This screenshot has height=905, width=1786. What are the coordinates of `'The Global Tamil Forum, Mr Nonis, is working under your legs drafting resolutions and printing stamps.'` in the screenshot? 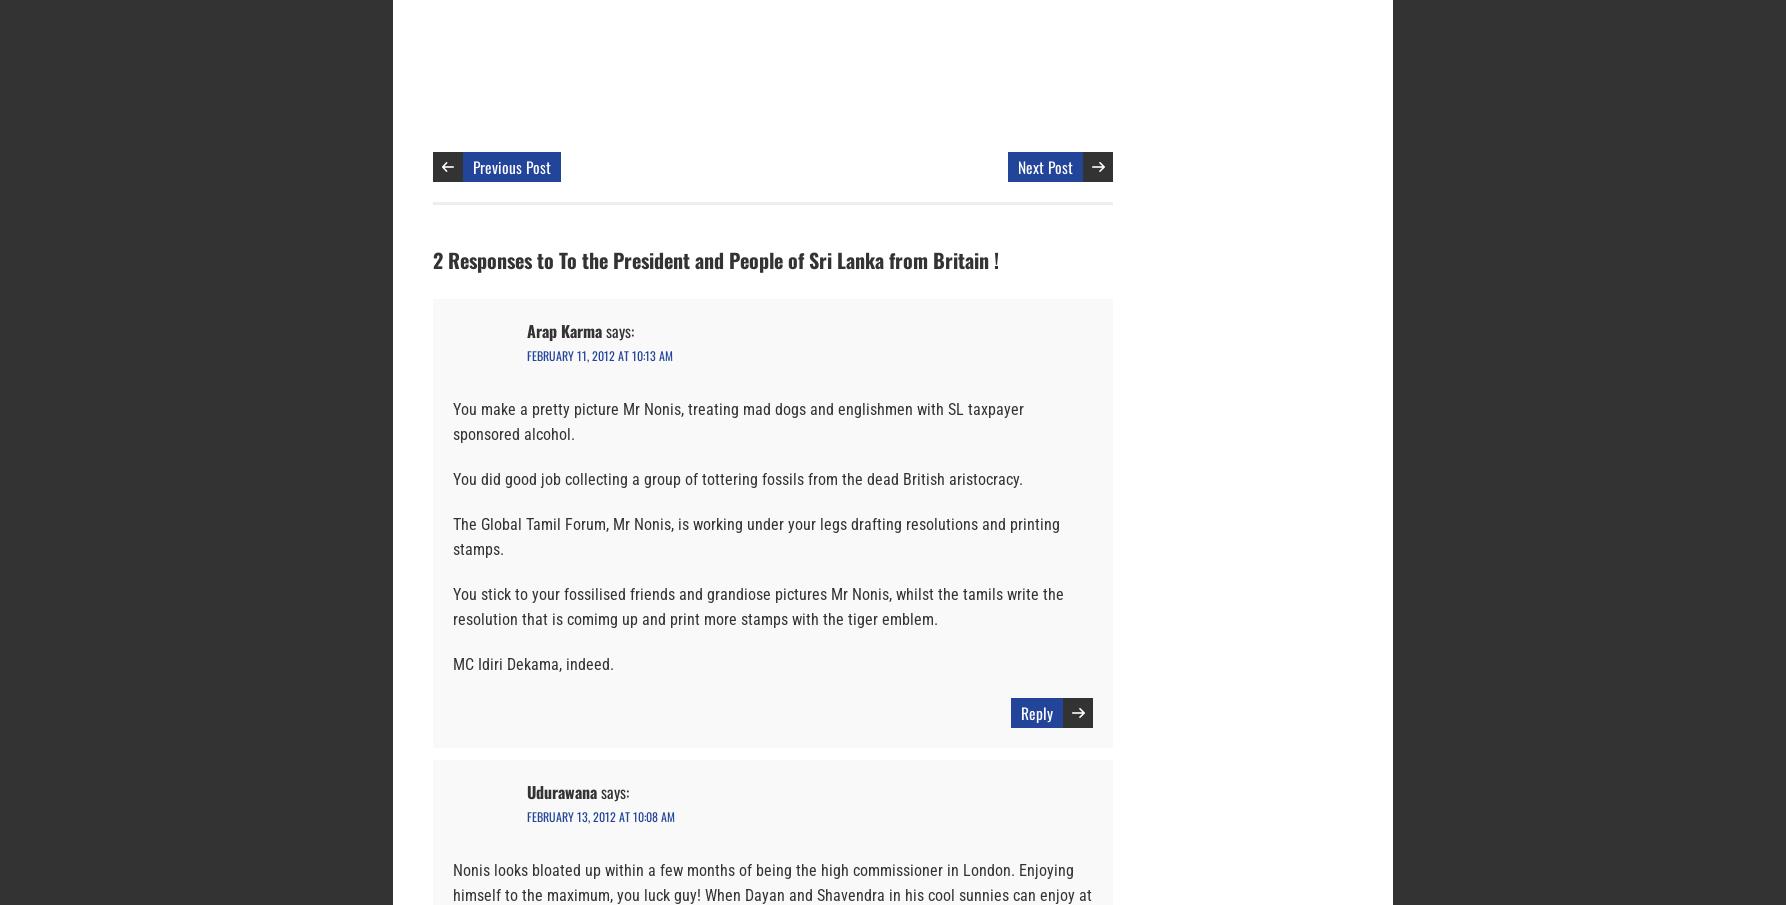 It's located at (451, 536).